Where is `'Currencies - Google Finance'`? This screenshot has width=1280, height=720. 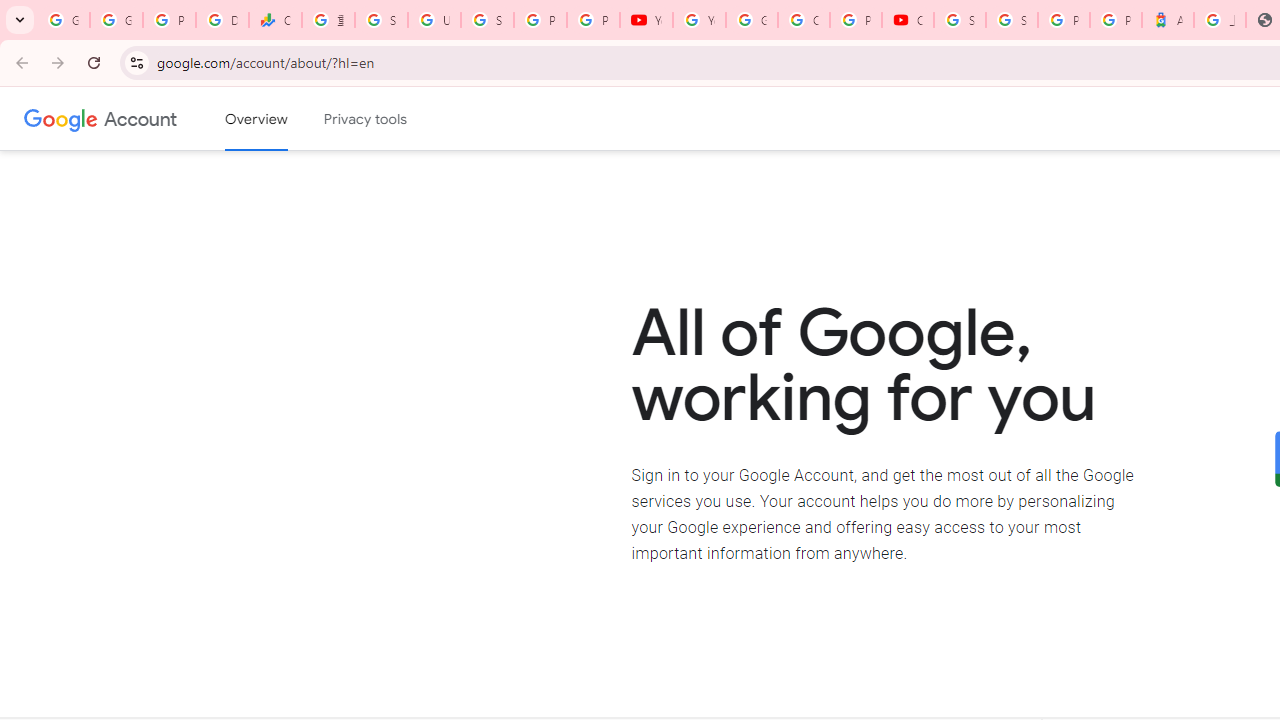
'Currencies - Google Finance' is located at coordinates (274, 20).